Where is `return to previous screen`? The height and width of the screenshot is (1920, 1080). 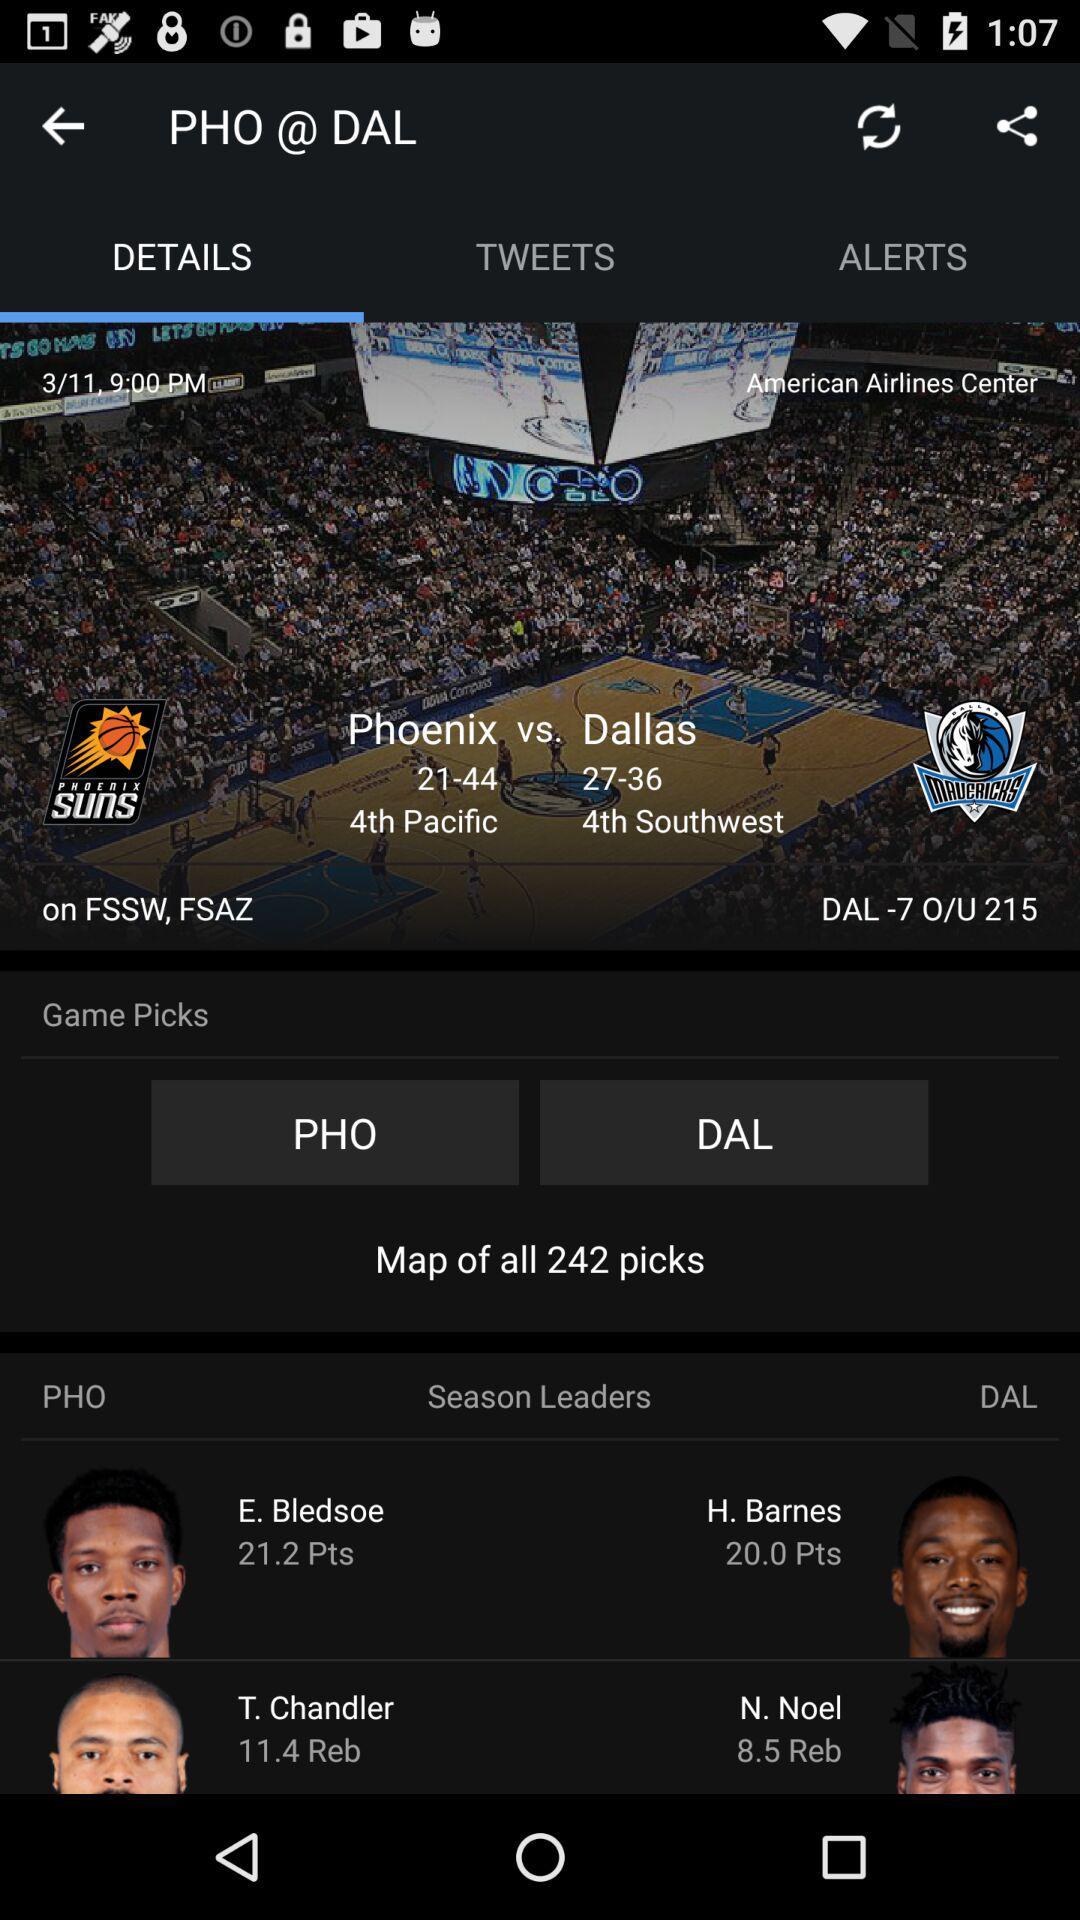
return to previous screen is located at coordinates (61, 124).